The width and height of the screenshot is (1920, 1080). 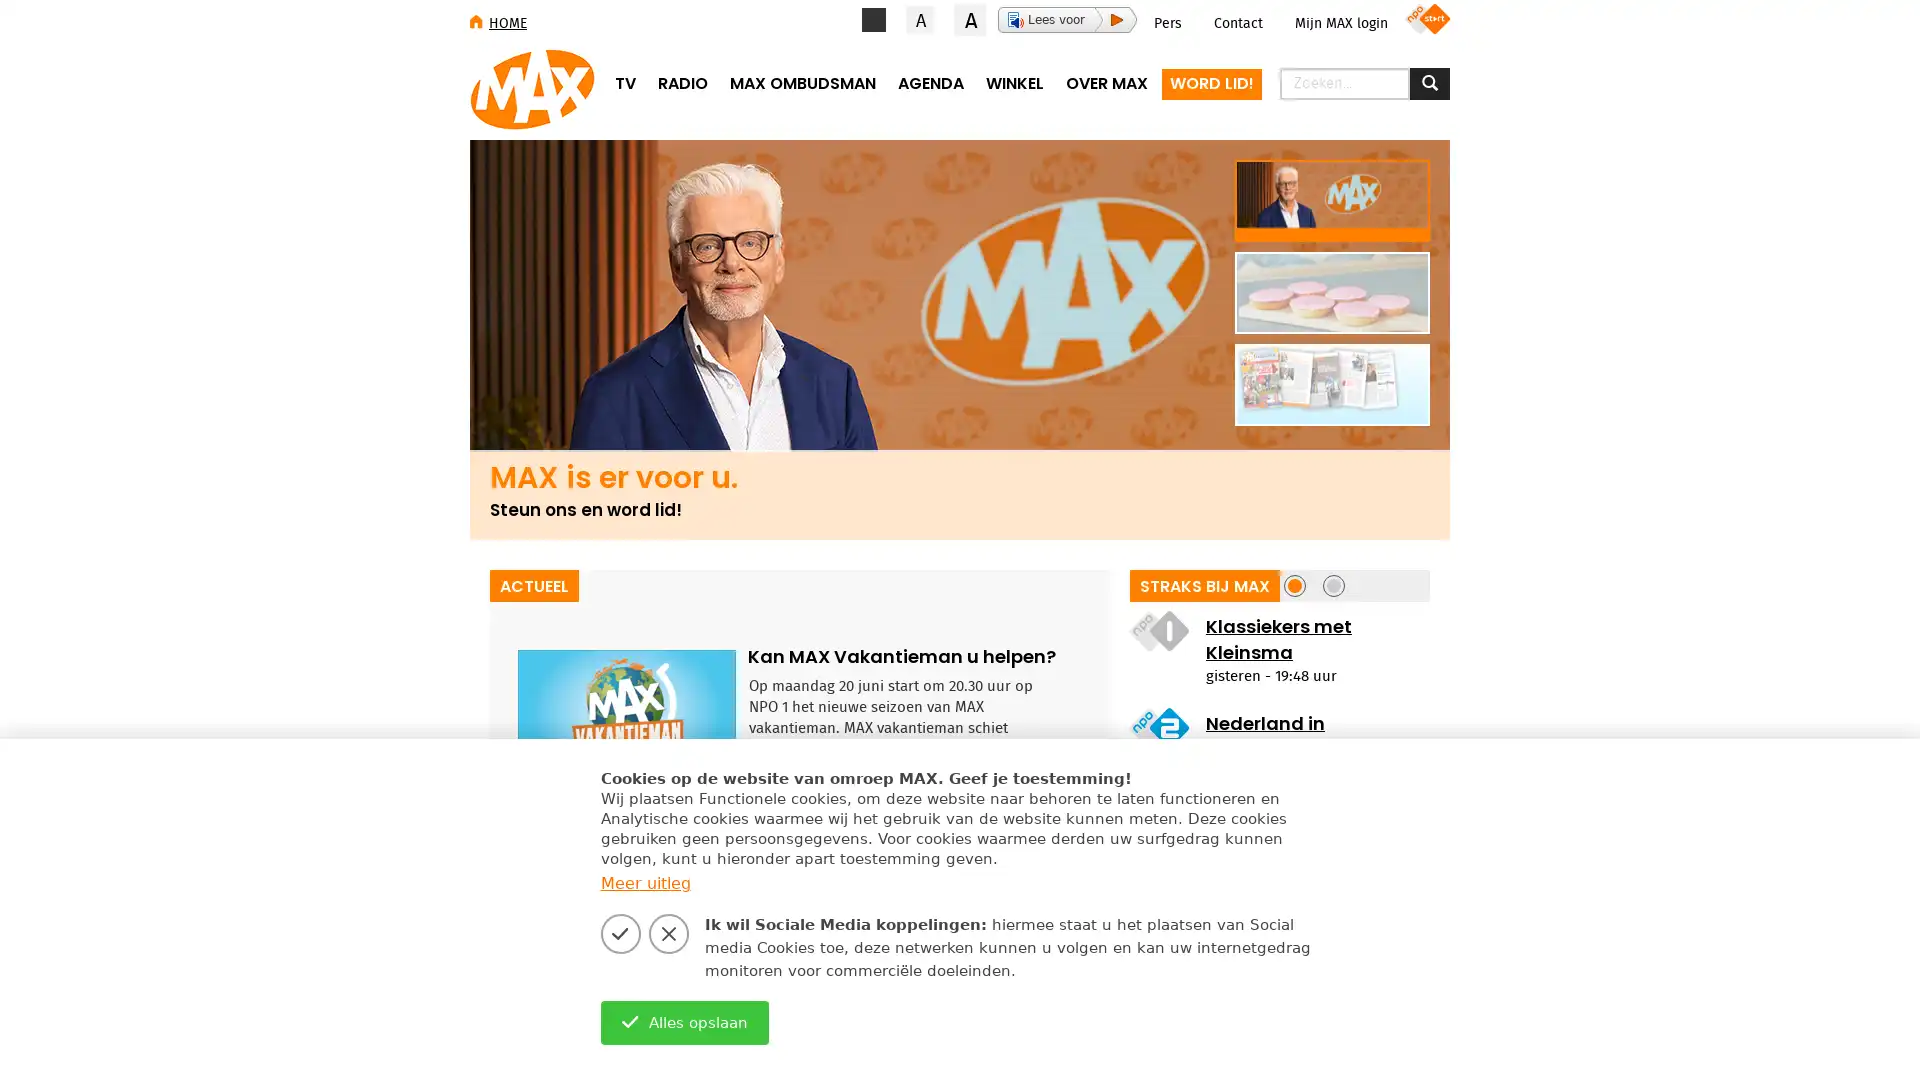 I want to click on Alles opslaan, so click(x=684, y=1022).